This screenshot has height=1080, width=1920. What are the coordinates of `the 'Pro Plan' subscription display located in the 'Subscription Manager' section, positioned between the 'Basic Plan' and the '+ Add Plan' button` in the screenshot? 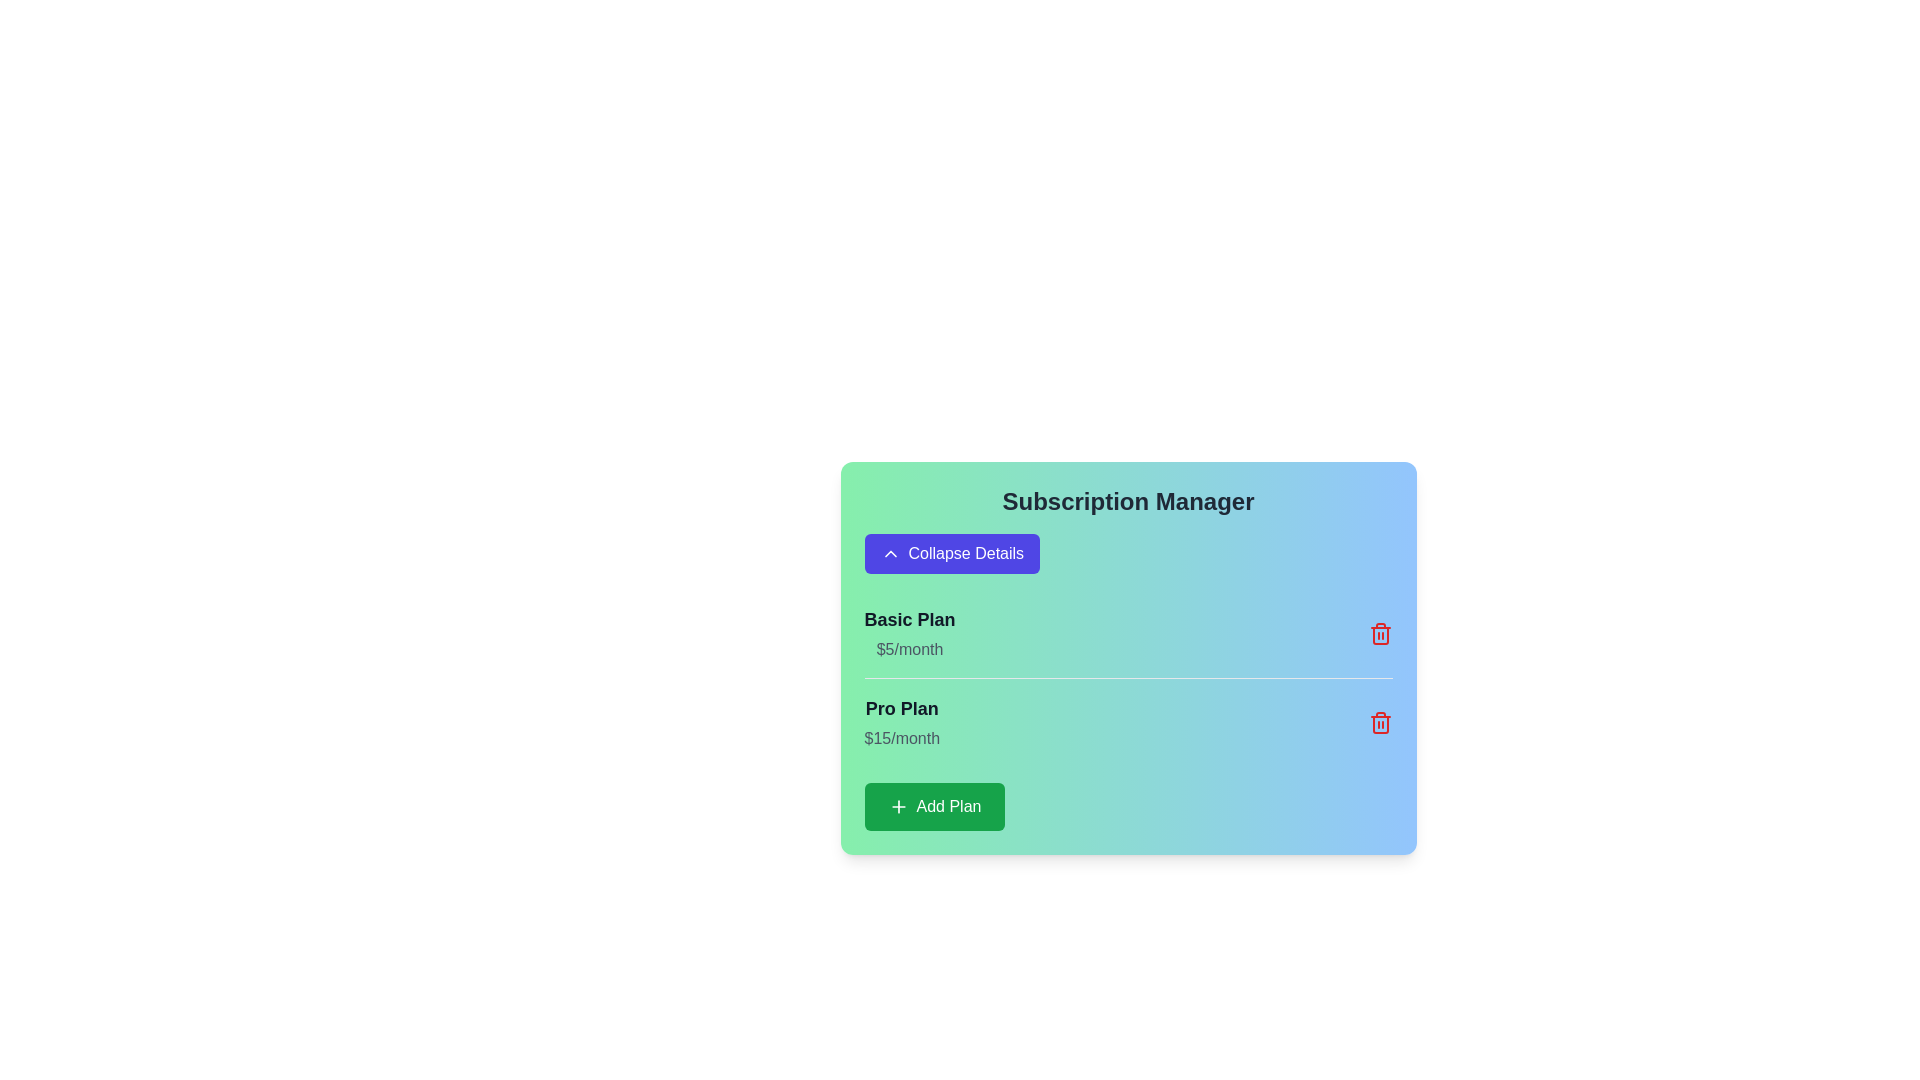 It's located at (901, 722).